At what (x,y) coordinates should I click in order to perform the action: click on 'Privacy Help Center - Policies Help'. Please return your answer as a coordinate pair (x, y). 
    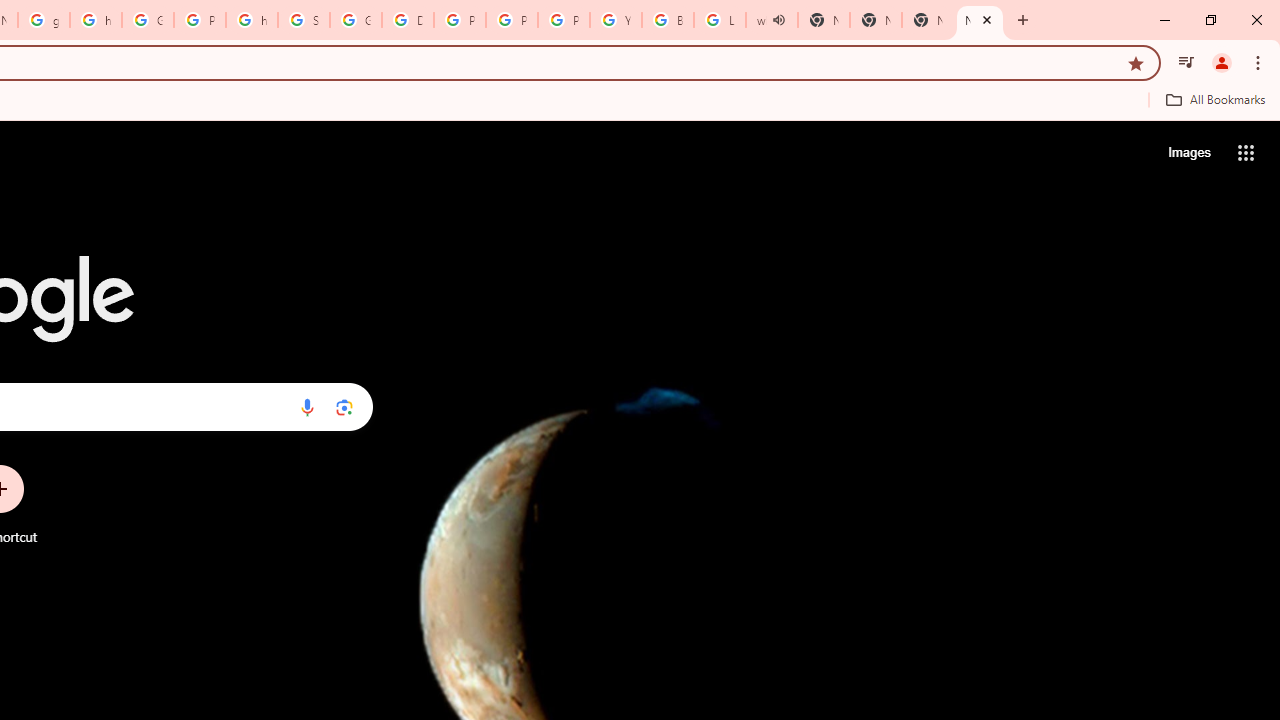
    Looking at the image, I should click on (512, 20).